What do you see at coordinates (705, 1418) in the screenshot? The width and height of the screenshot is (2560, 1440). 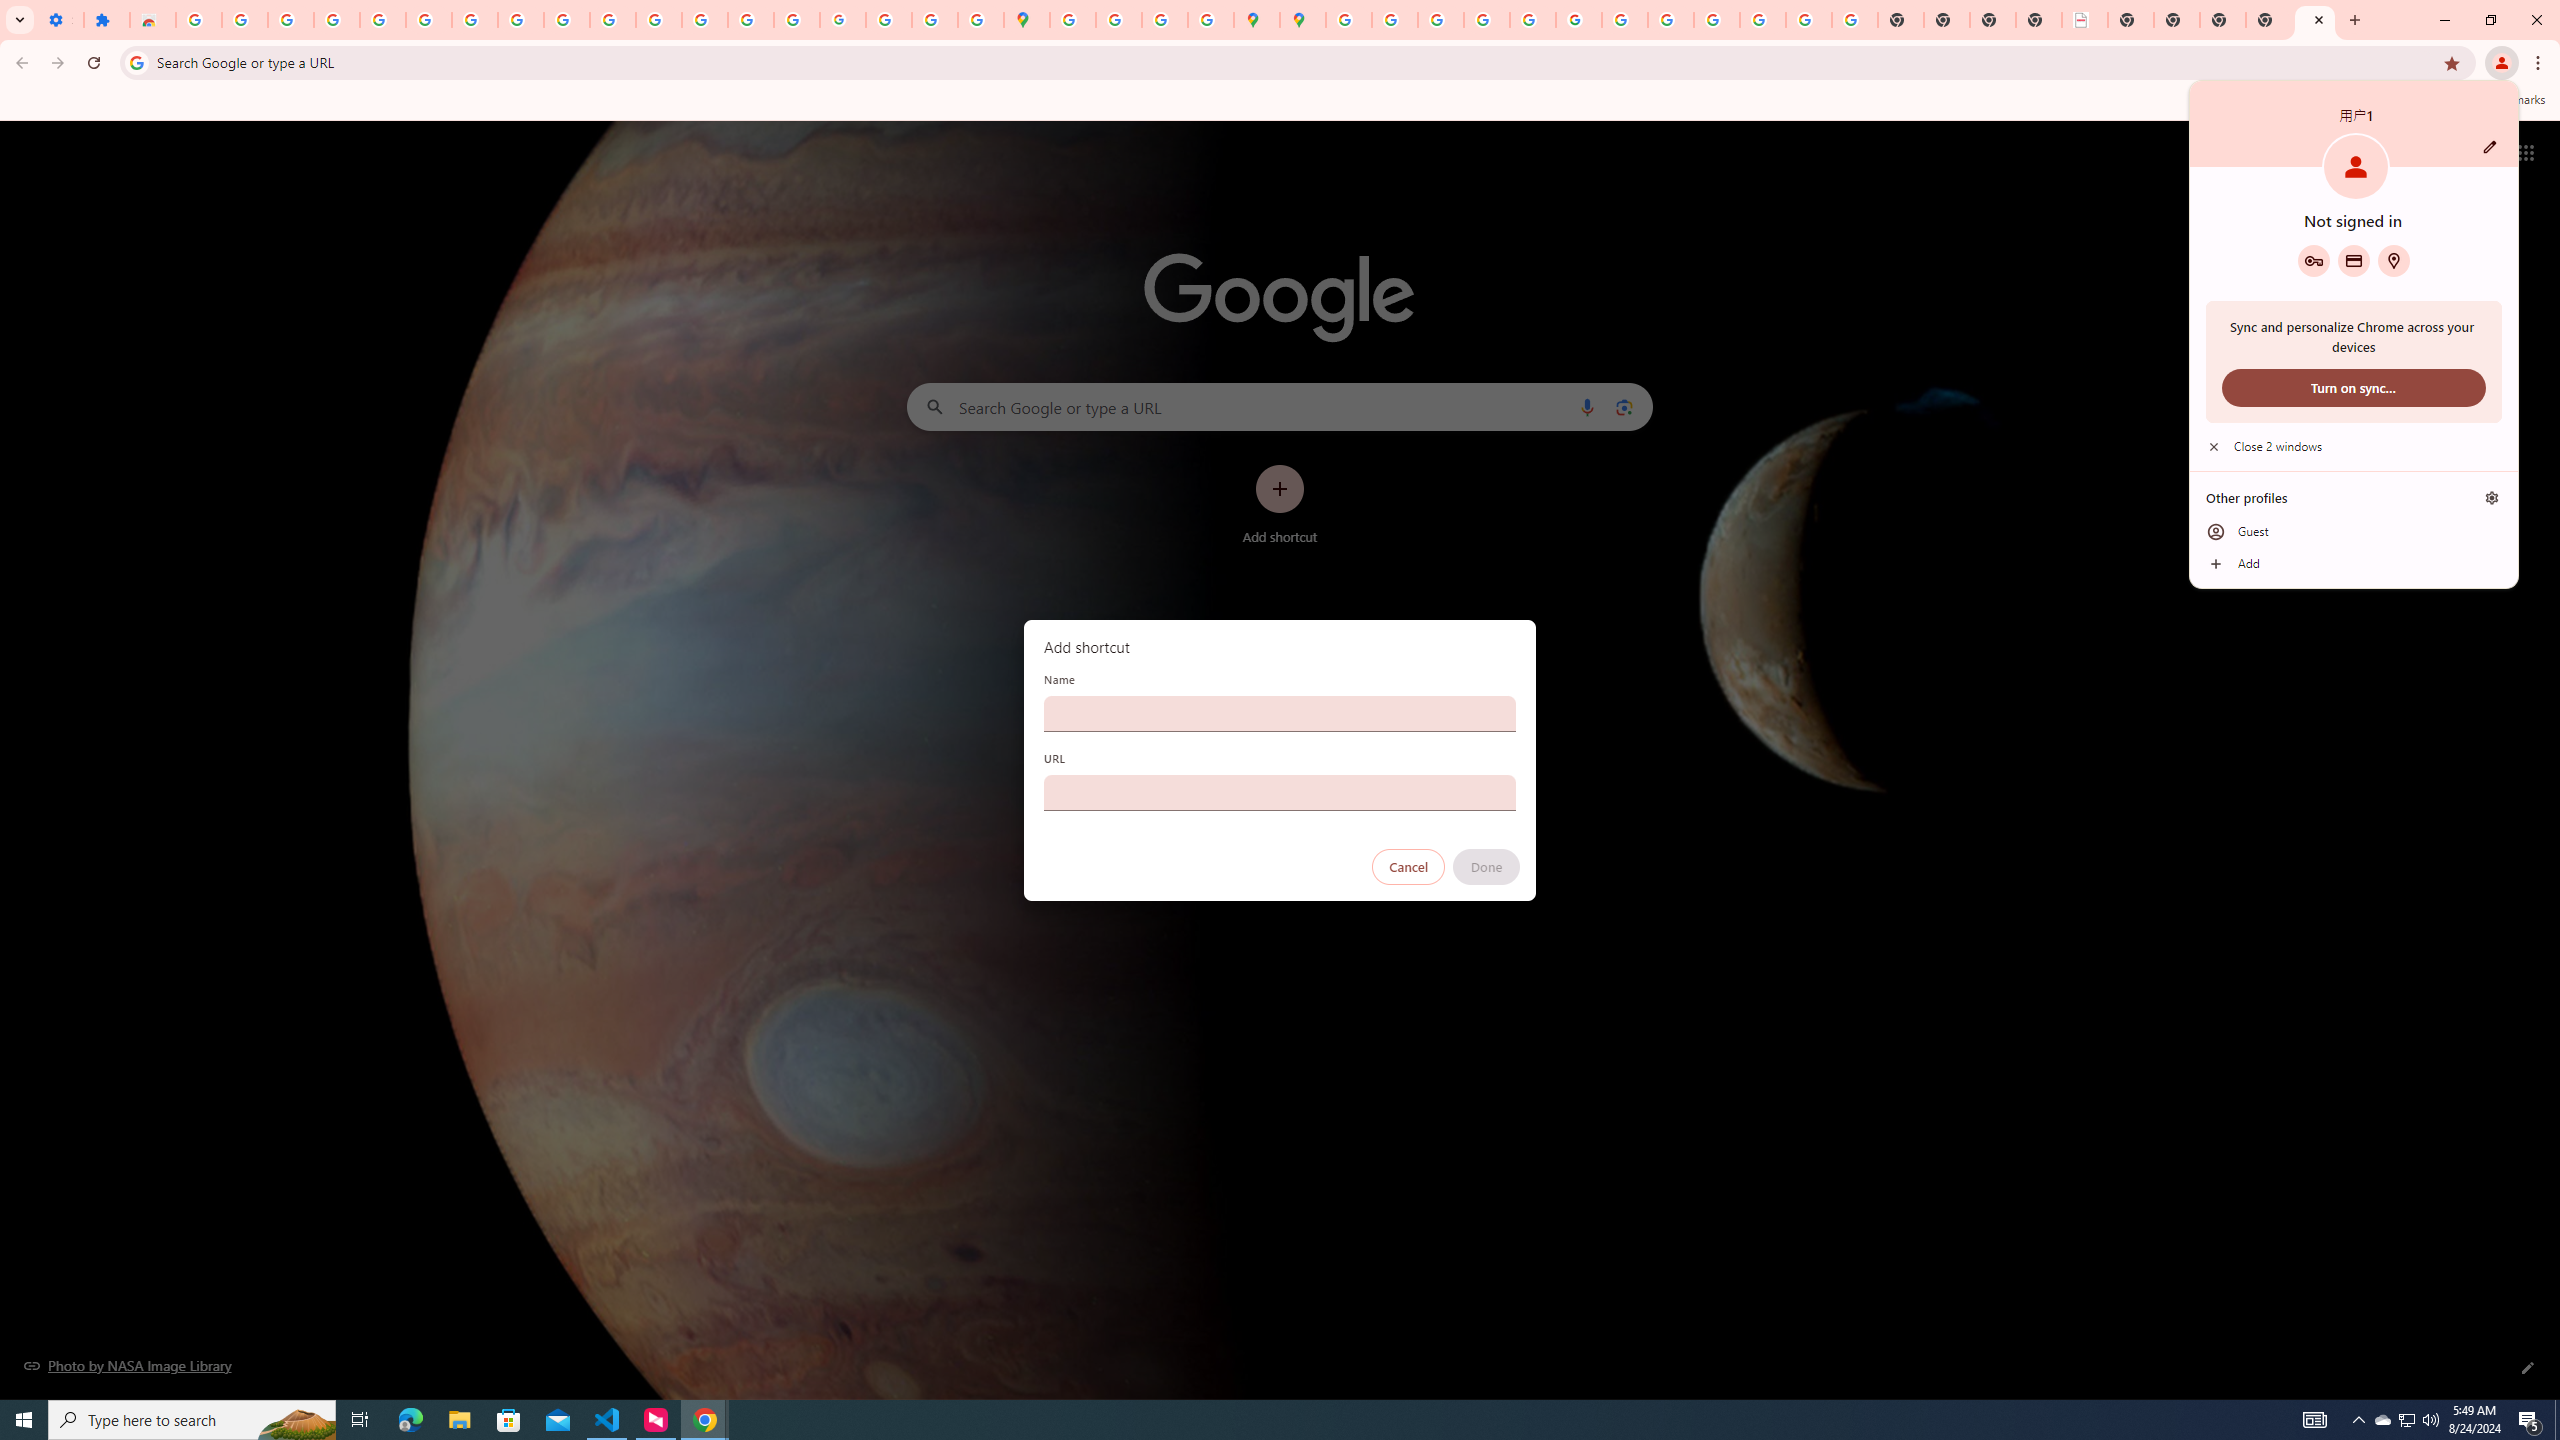 I see `'Google Chrome - 2 running windows'` at bounding box center [705, 1418].